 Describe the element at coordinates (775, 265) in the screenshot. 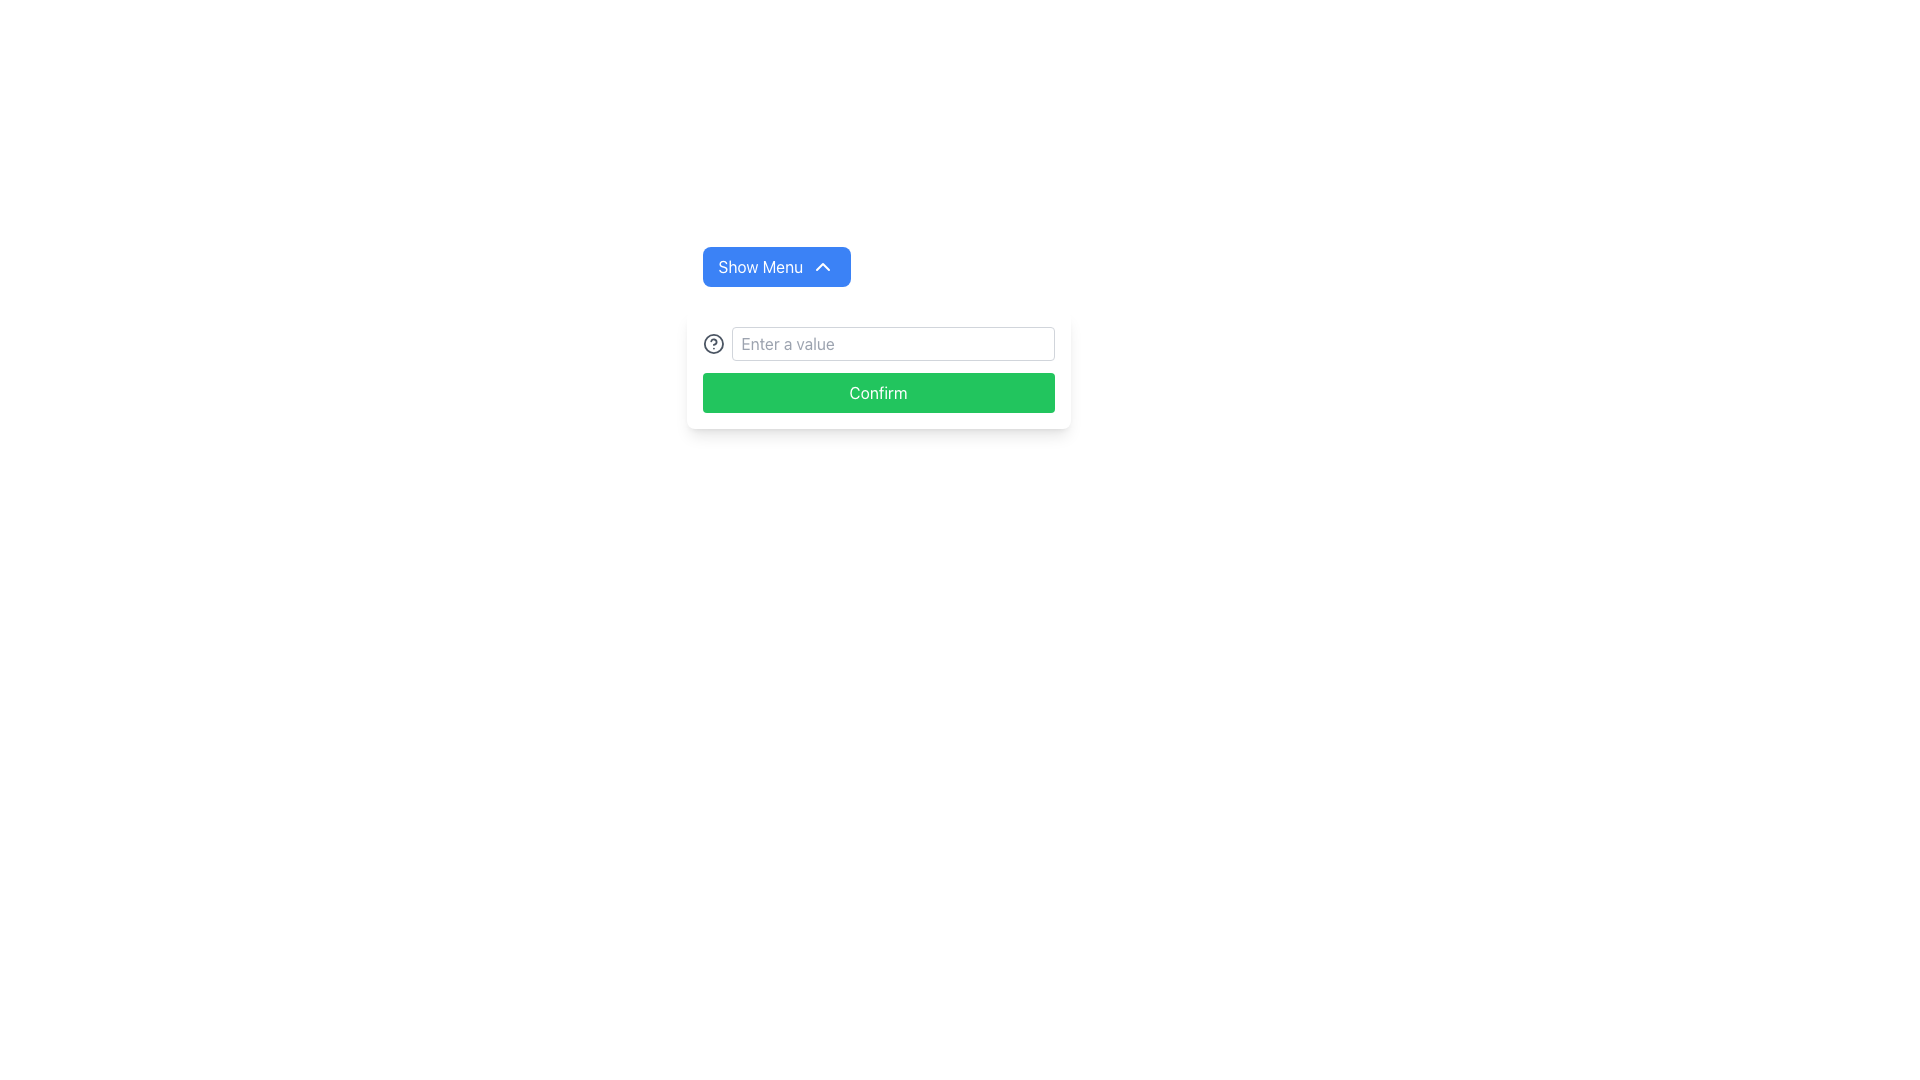

I see `the top button used` at that location.